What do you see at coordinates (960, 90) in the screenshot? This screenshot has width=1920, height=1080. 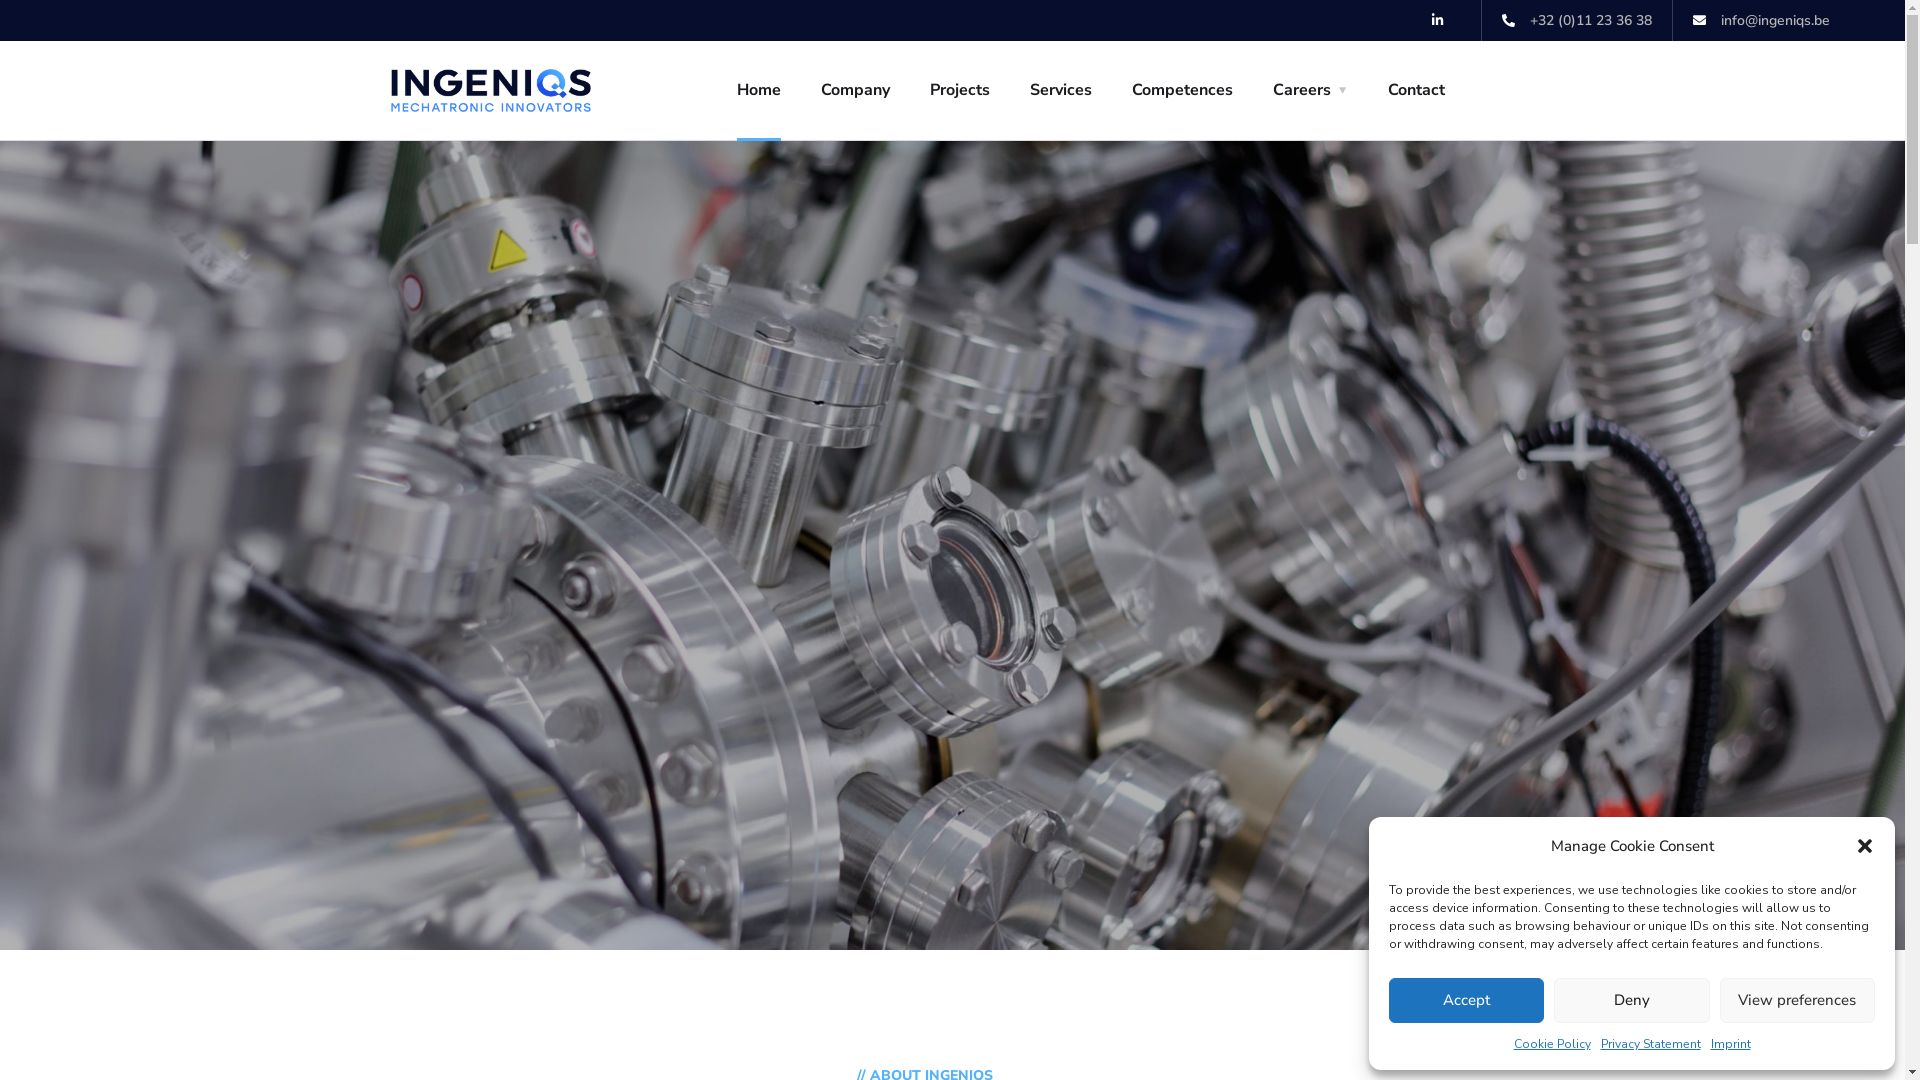 I see `'Projects'` at bounding box center [960, 90].